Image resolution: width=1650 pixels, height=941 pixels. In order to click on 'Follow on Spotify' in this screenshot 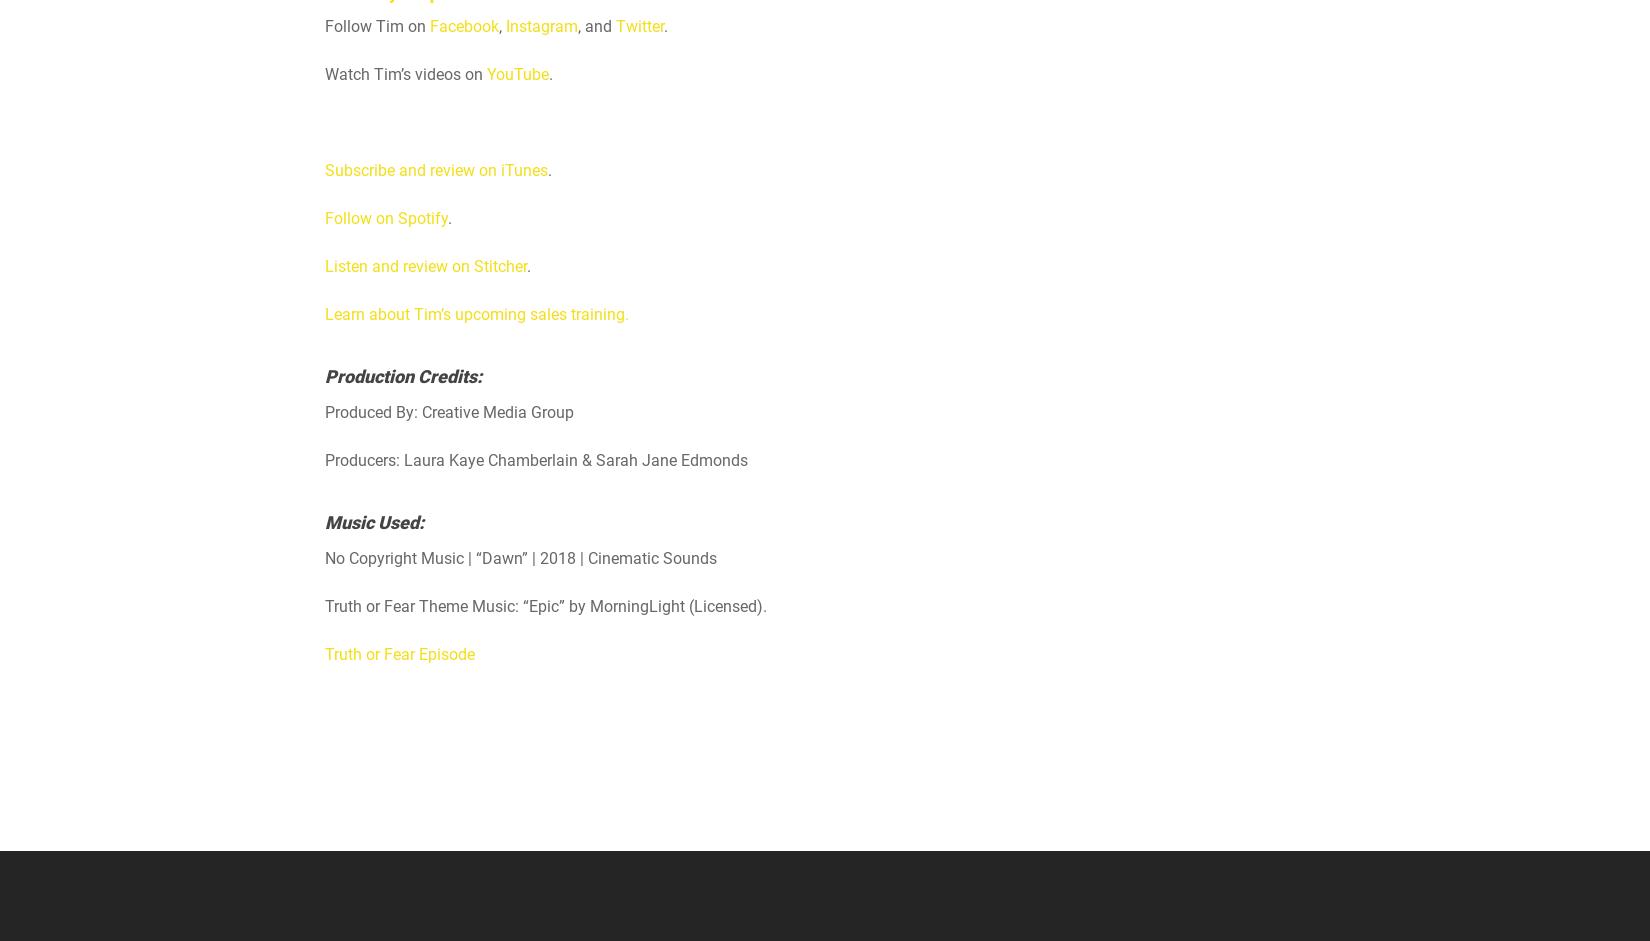, I will do `click(386, 217)`.